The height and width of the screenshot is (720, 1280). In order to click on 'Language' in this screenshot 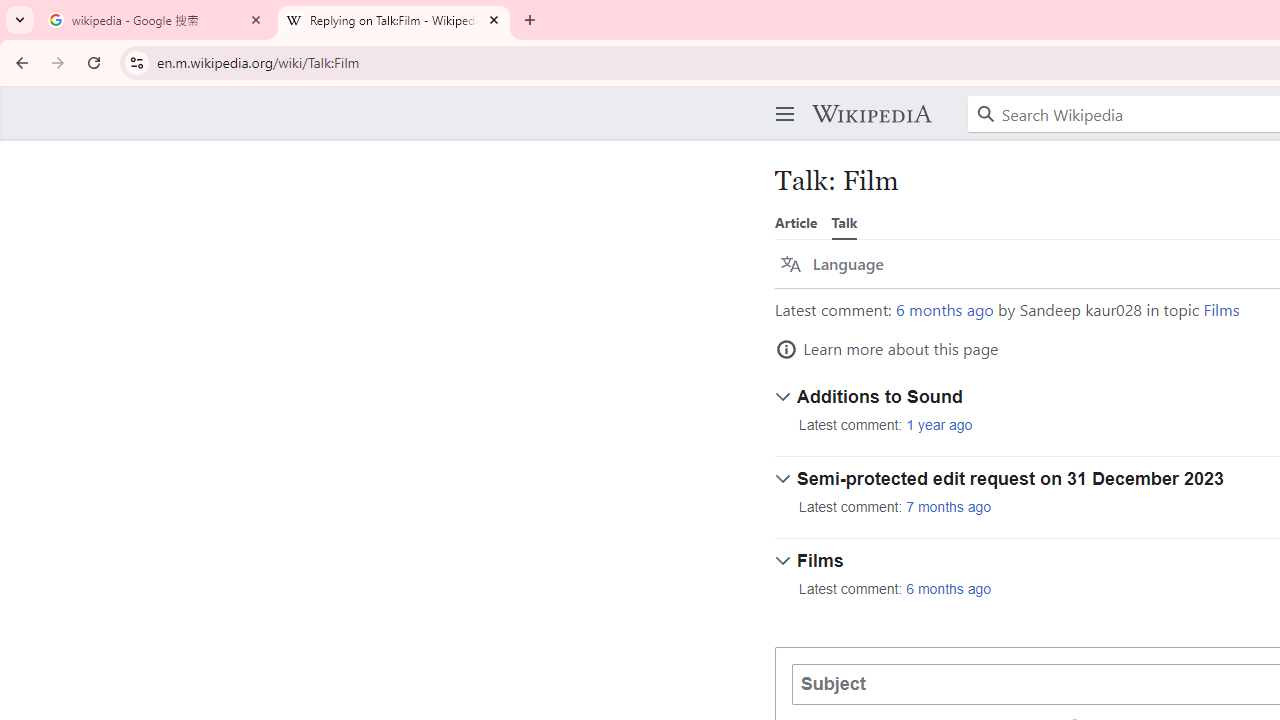, I will do `click(832, 263)`.